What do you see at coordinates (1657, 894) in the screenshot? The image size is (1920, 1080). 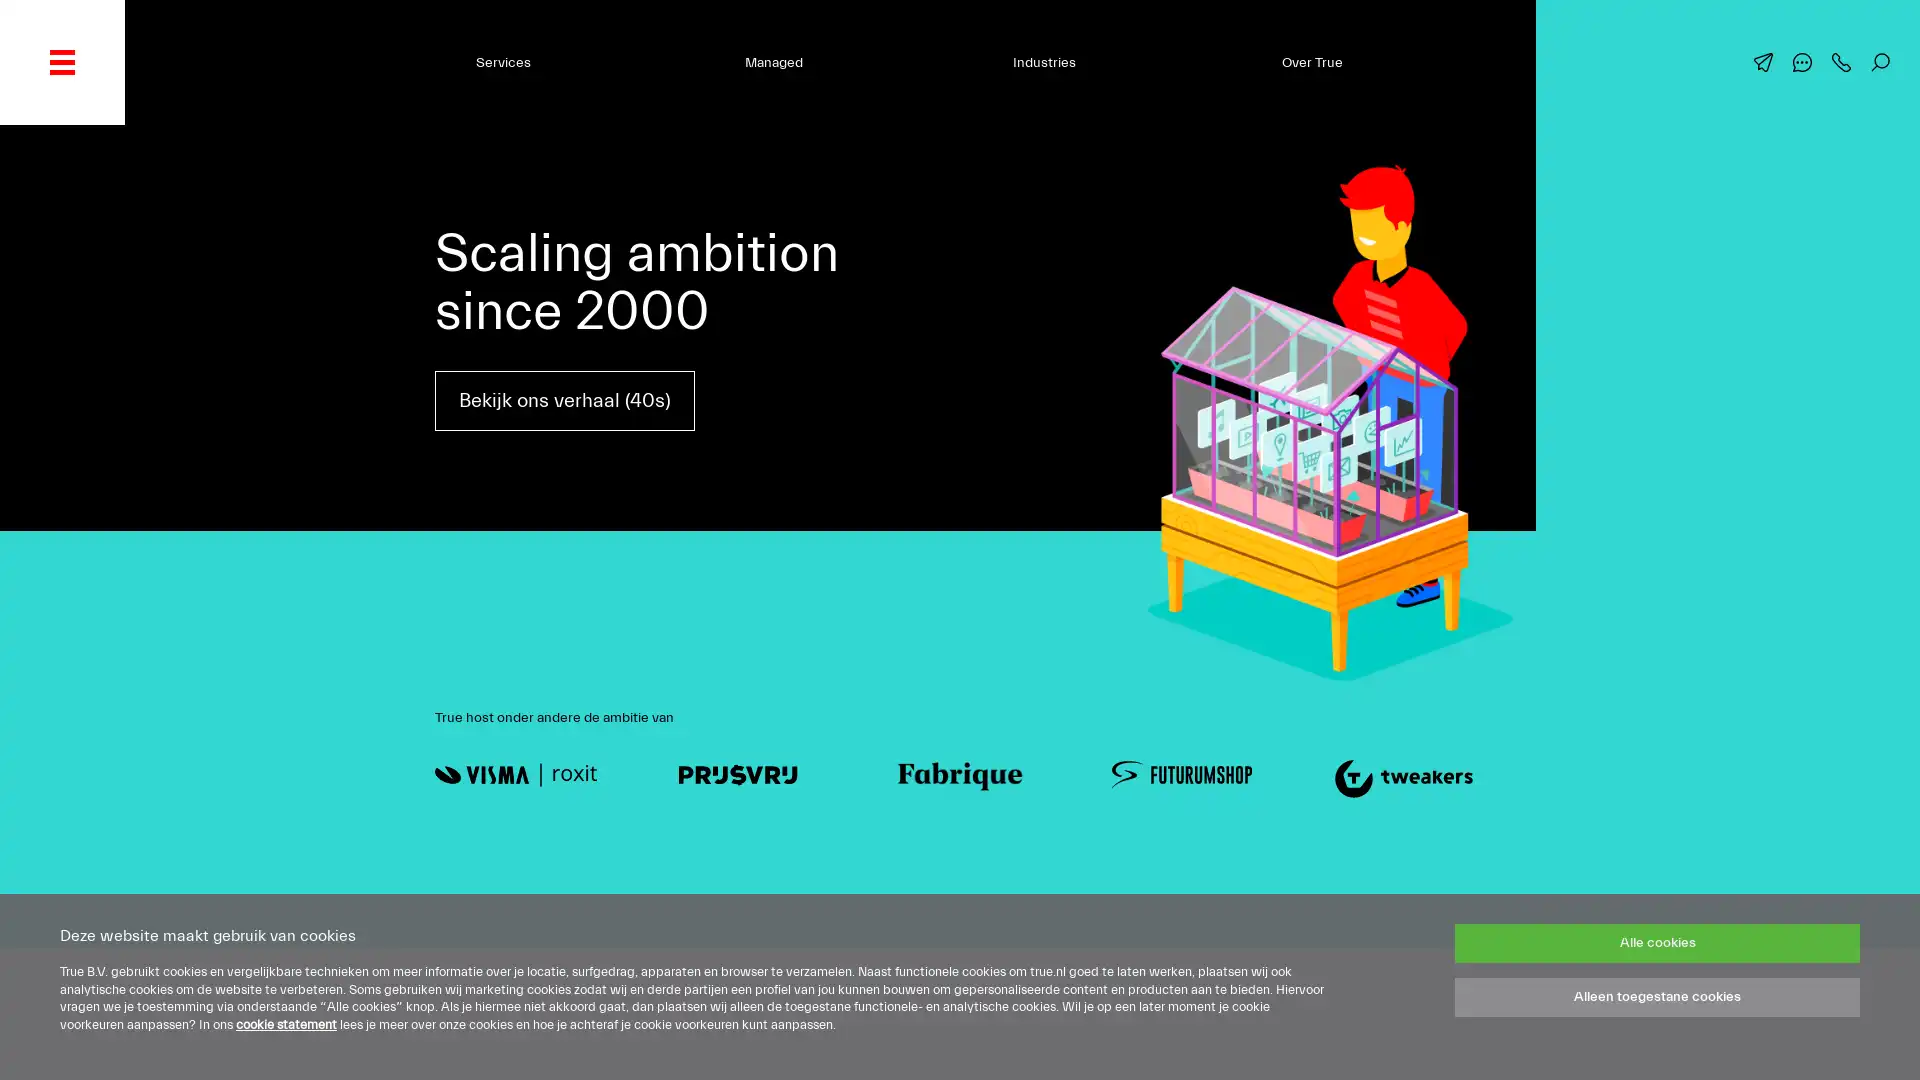 I see `Alle cookies` at bounding box center [1657, 894].